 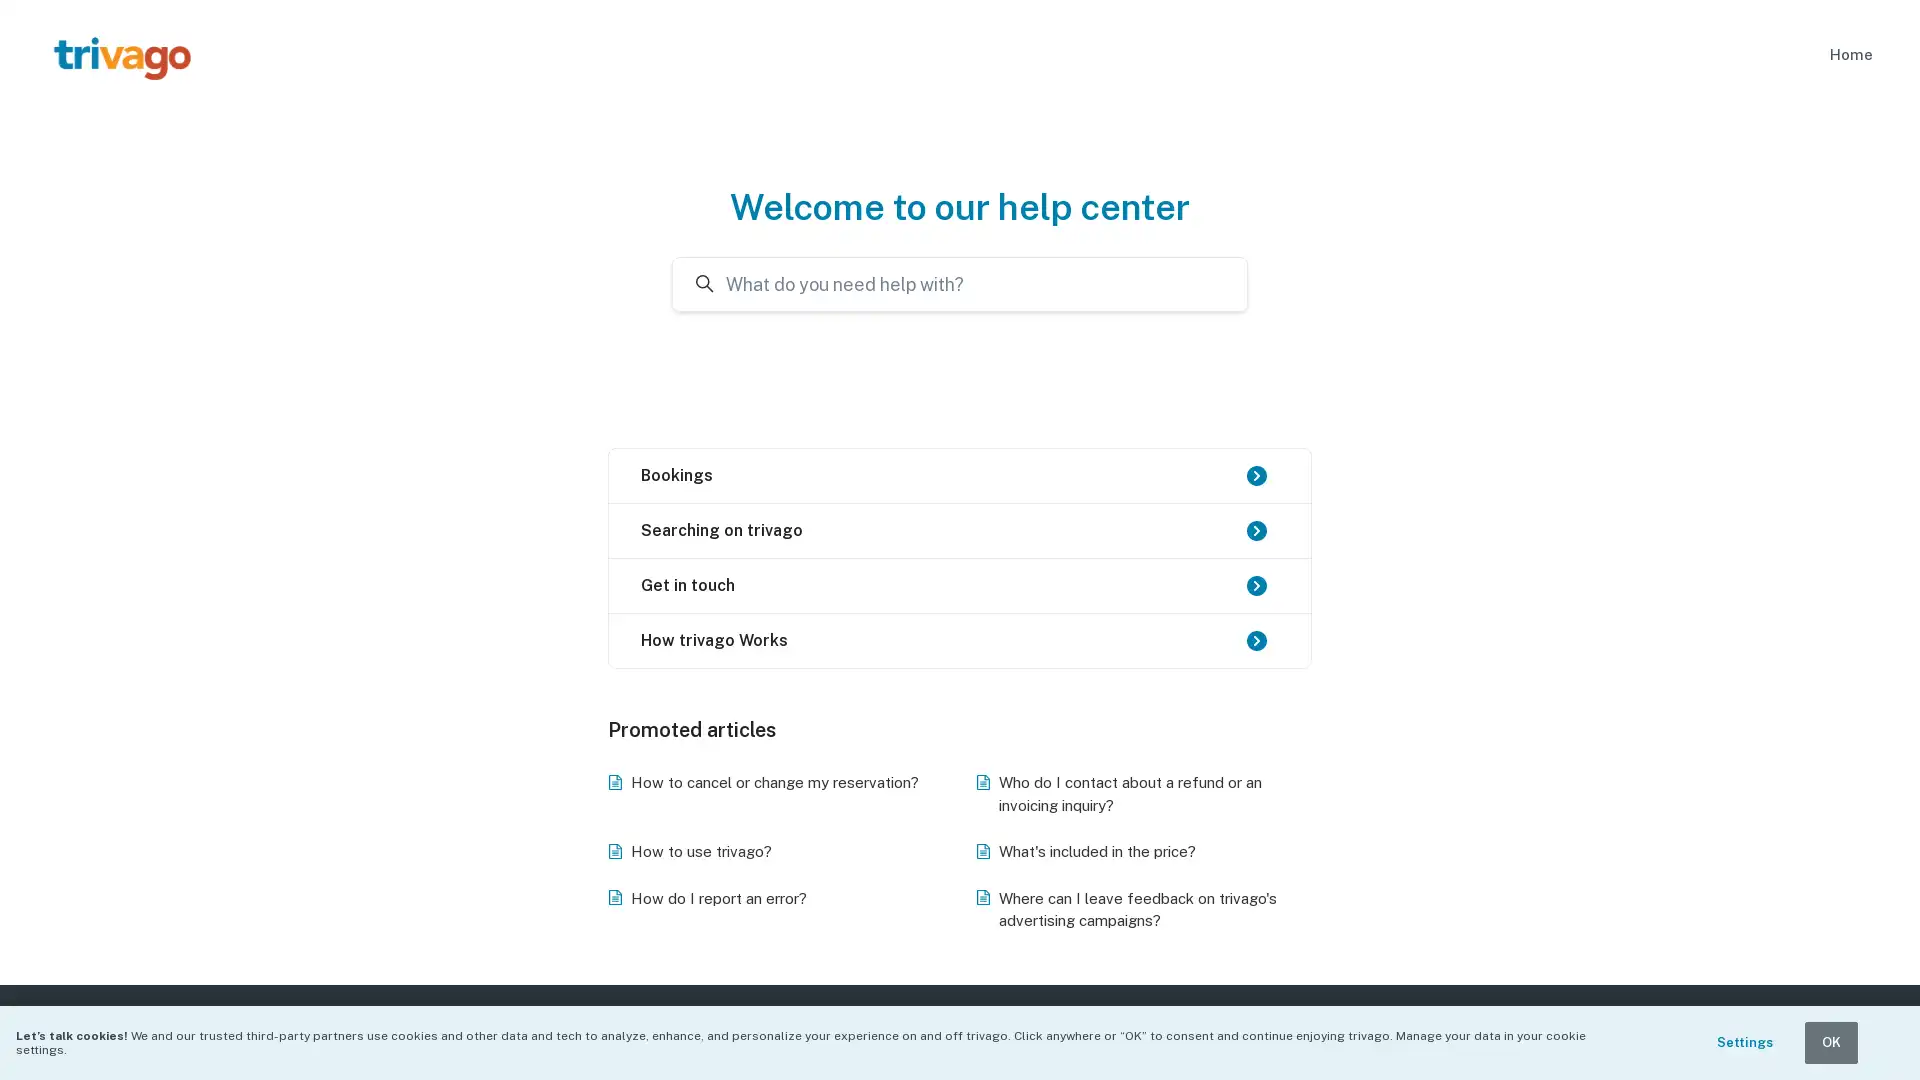 I want to click on OK, so click(x=1830, y=1041).